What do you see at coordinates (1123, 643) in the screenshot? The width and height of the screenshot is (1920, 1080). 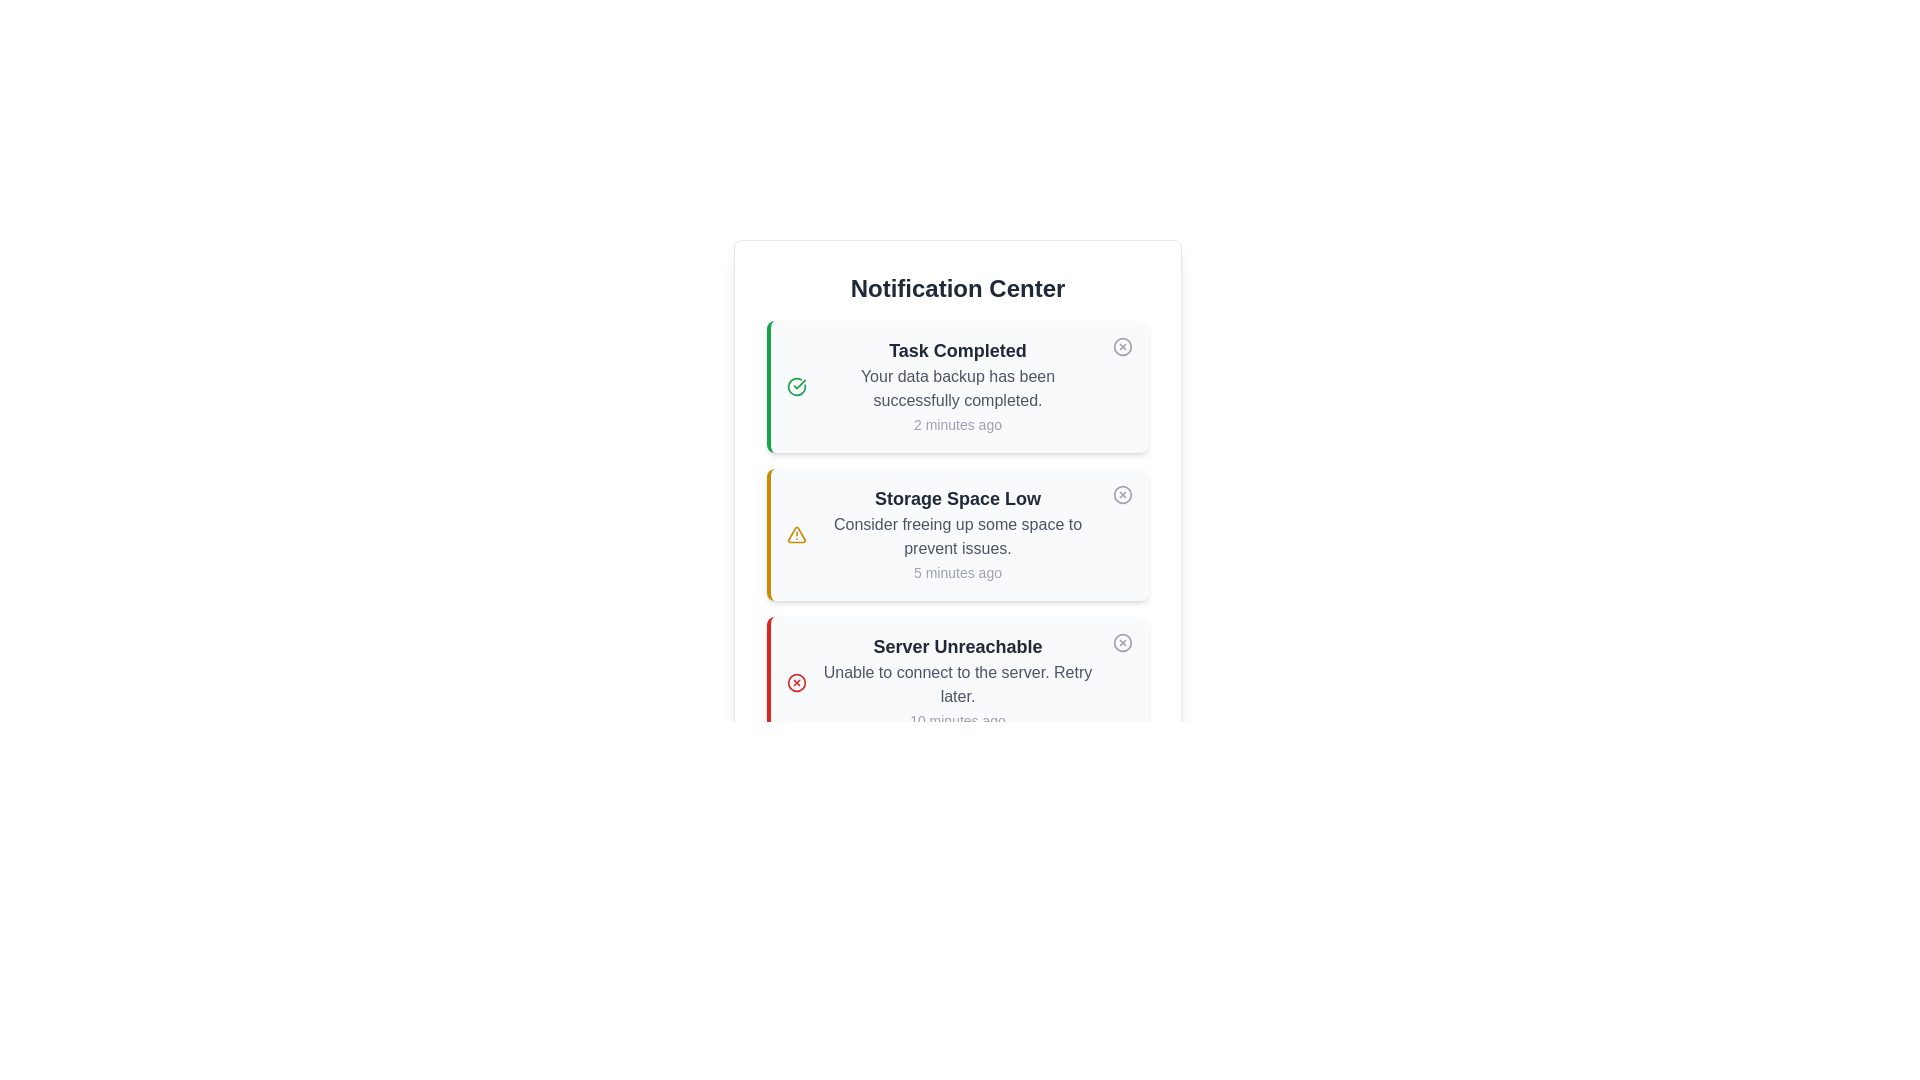 I see `the circular graphical icon representing the 'Server Unreachable' notification, which is styled as part of an SVG component and is located at the bottom right side of the notification card` at bounding box center [1123, 643].